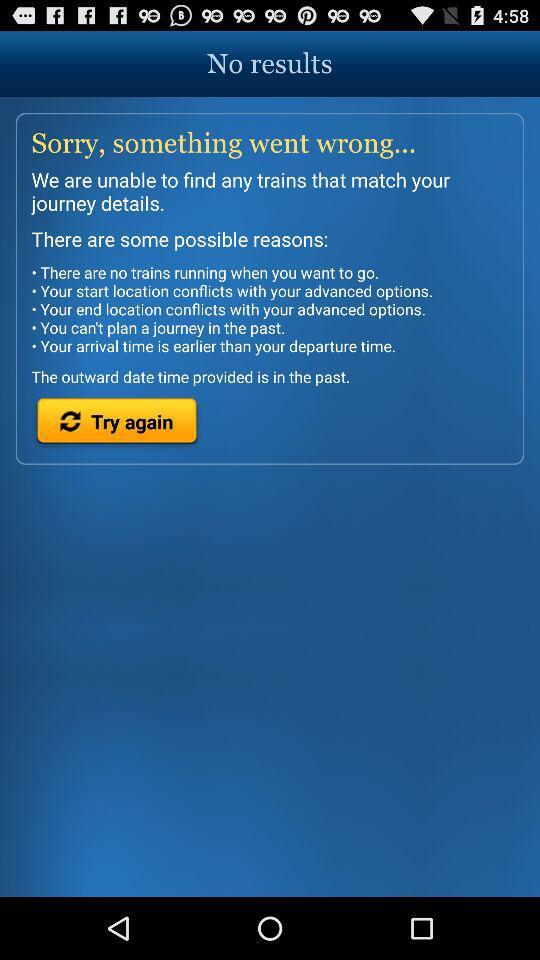  I want to click on the try again item, so click(117, 424).